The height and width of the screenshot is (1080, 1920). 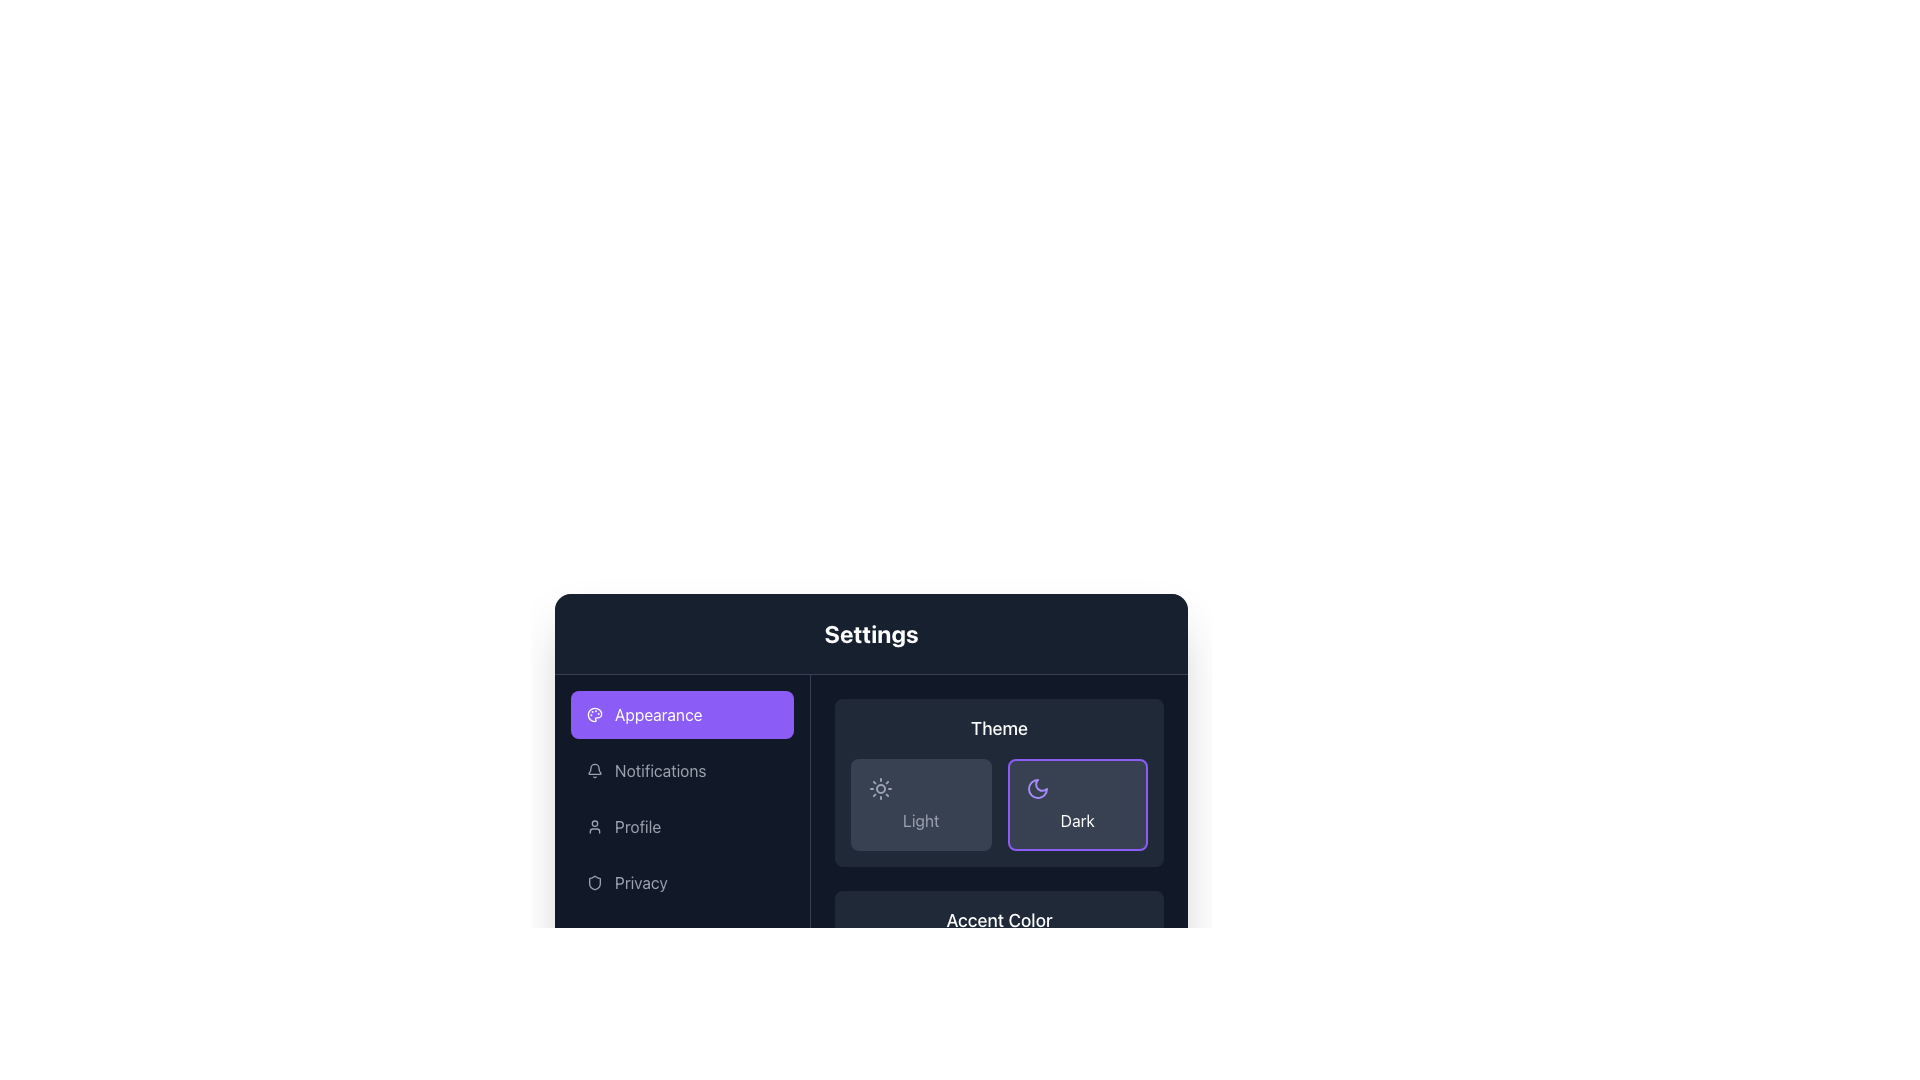 I want to click on the bell icon located in the top right corner of the settings panel, which visually represents notifications or alerts, so click(x=594, y=768).